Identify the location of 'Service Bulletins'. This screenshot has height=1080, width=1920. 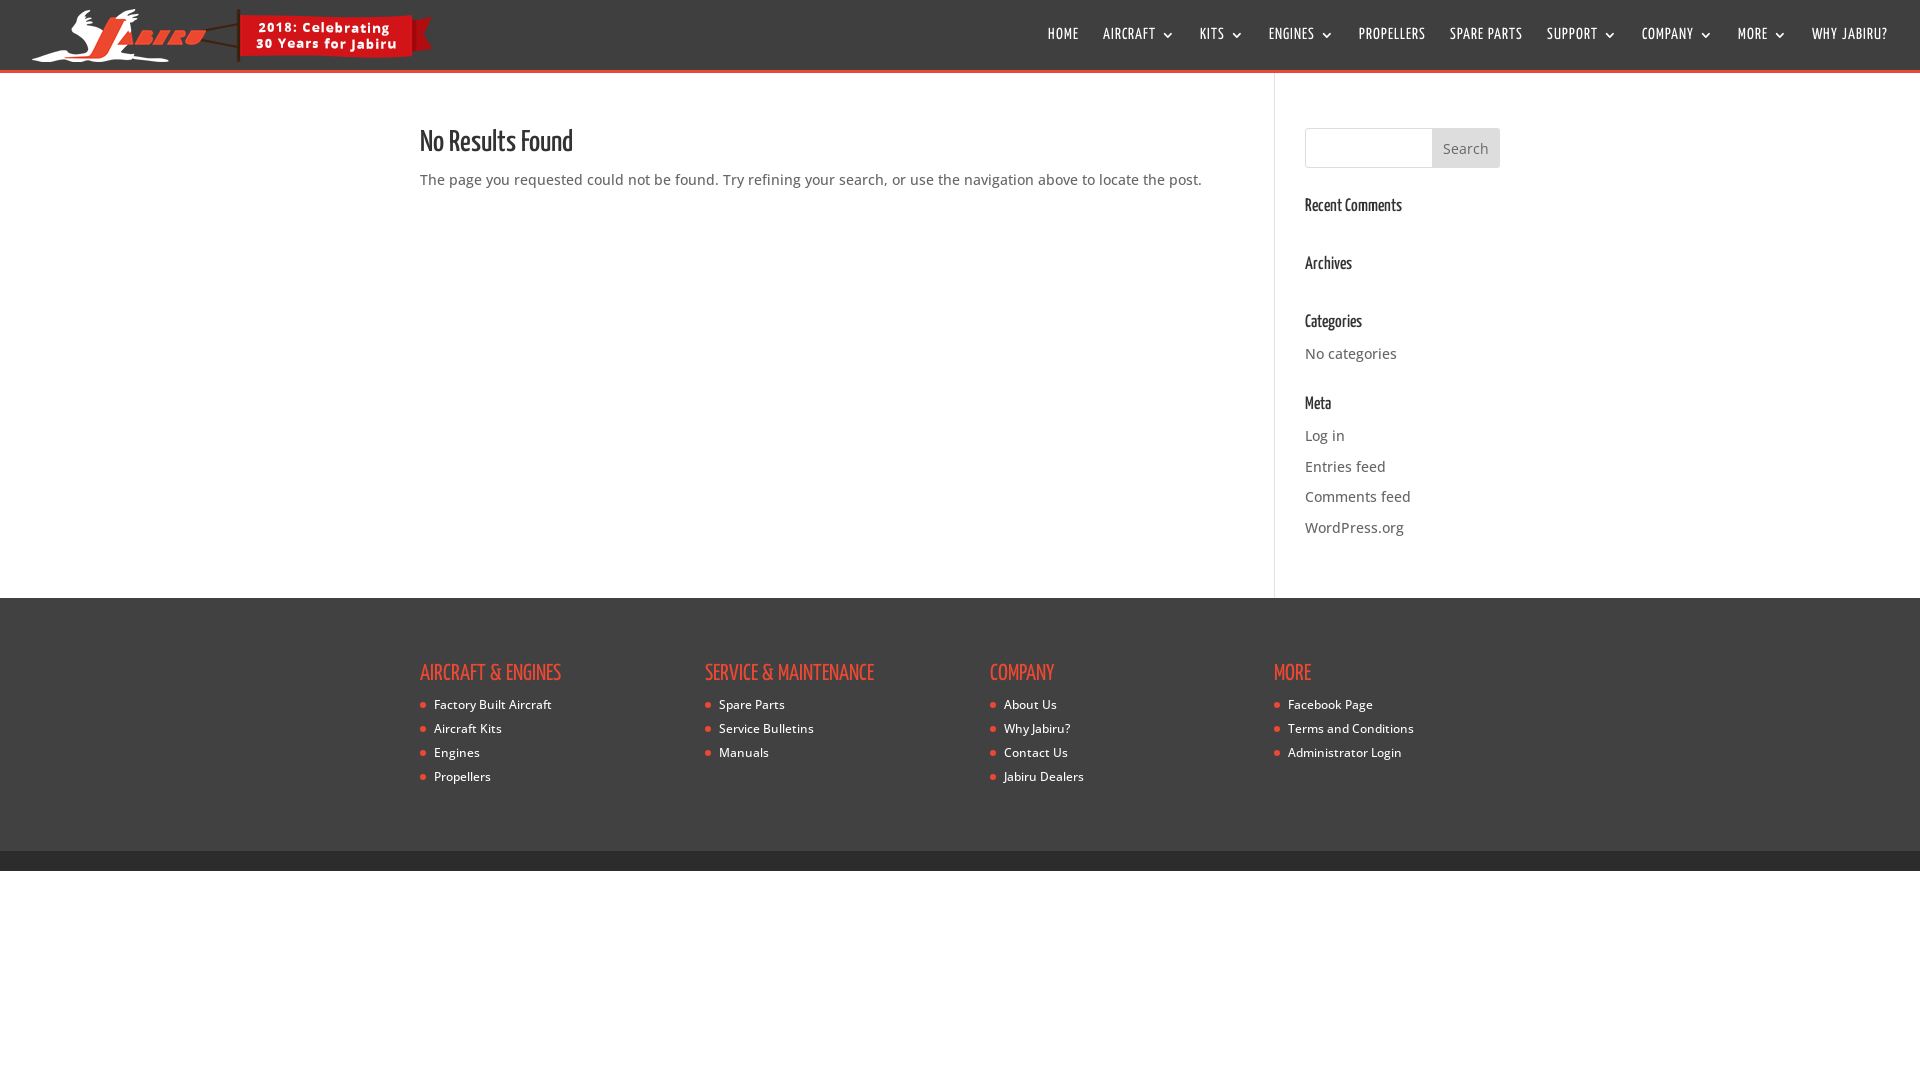
(765, 728).